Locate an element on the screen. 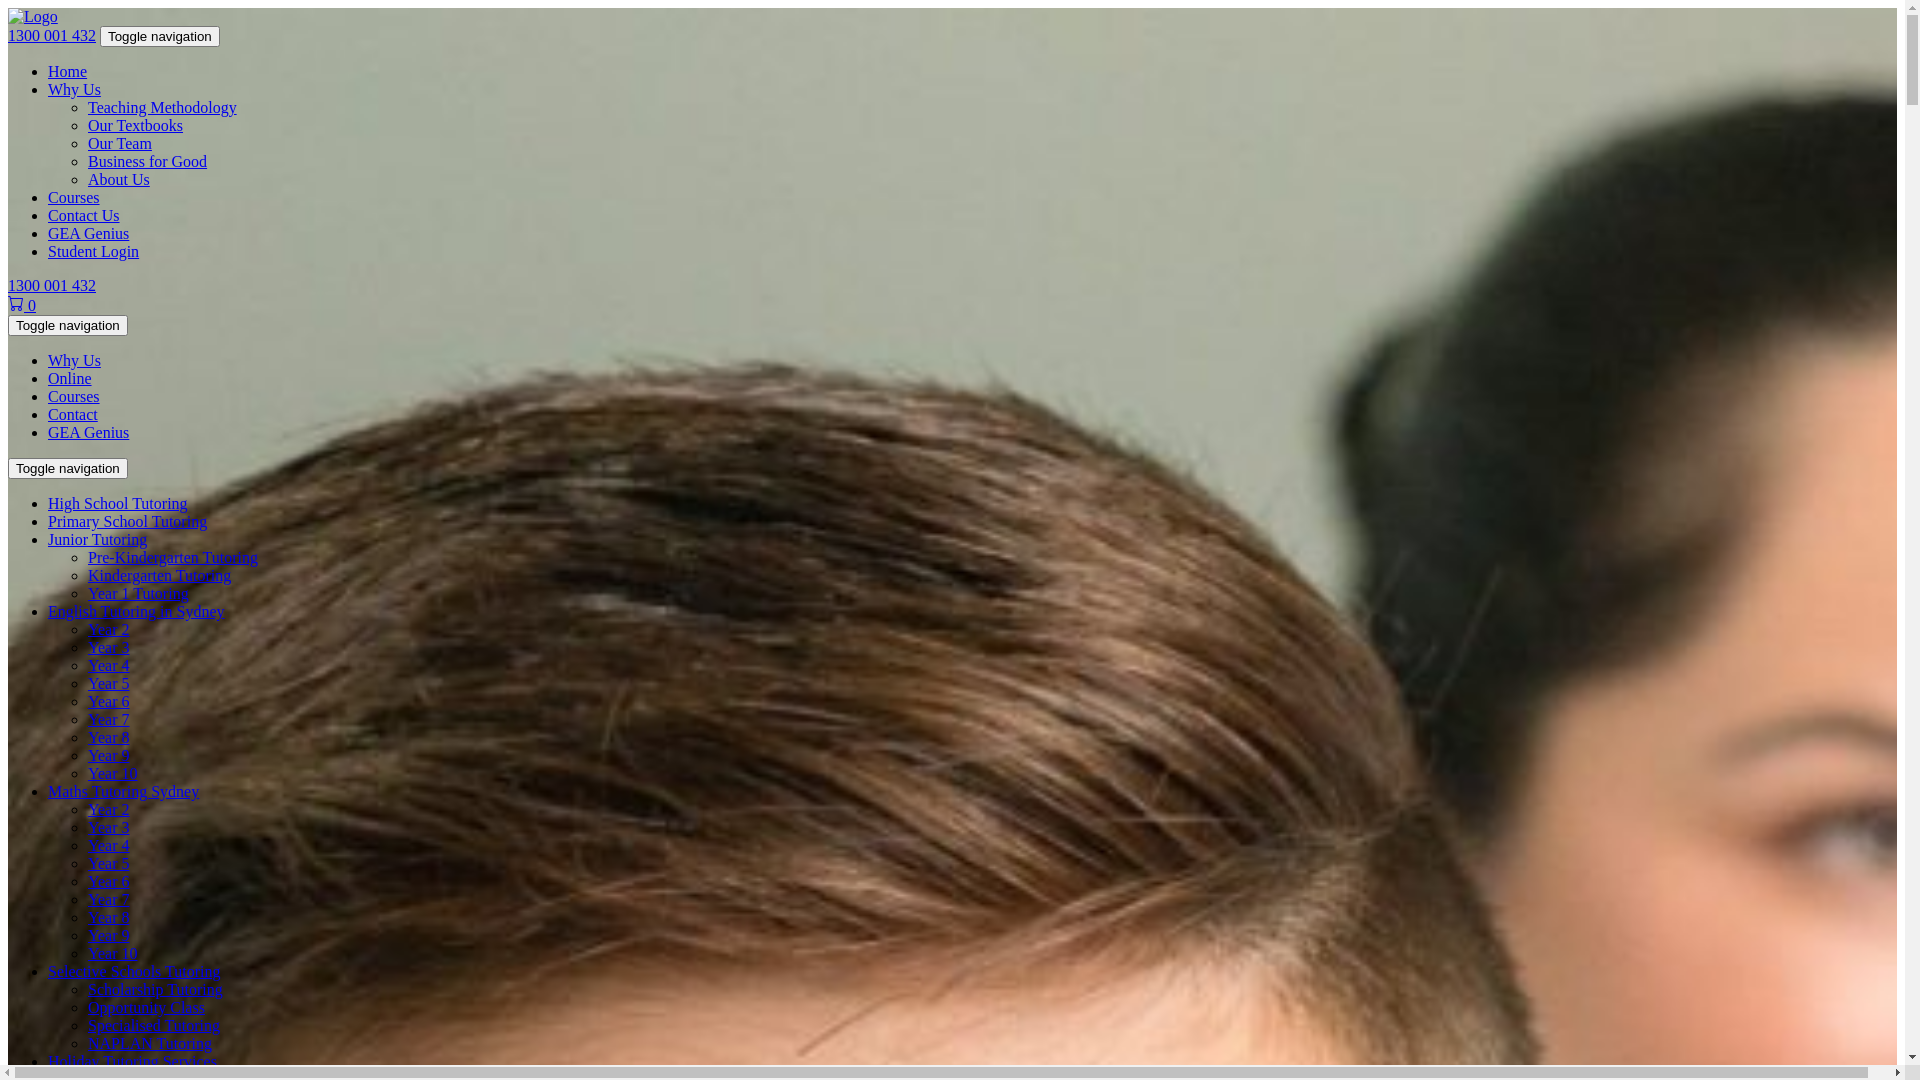 This screenshot has height=1080, width=1920. 'About Us' is located at coordinates (86, 178).